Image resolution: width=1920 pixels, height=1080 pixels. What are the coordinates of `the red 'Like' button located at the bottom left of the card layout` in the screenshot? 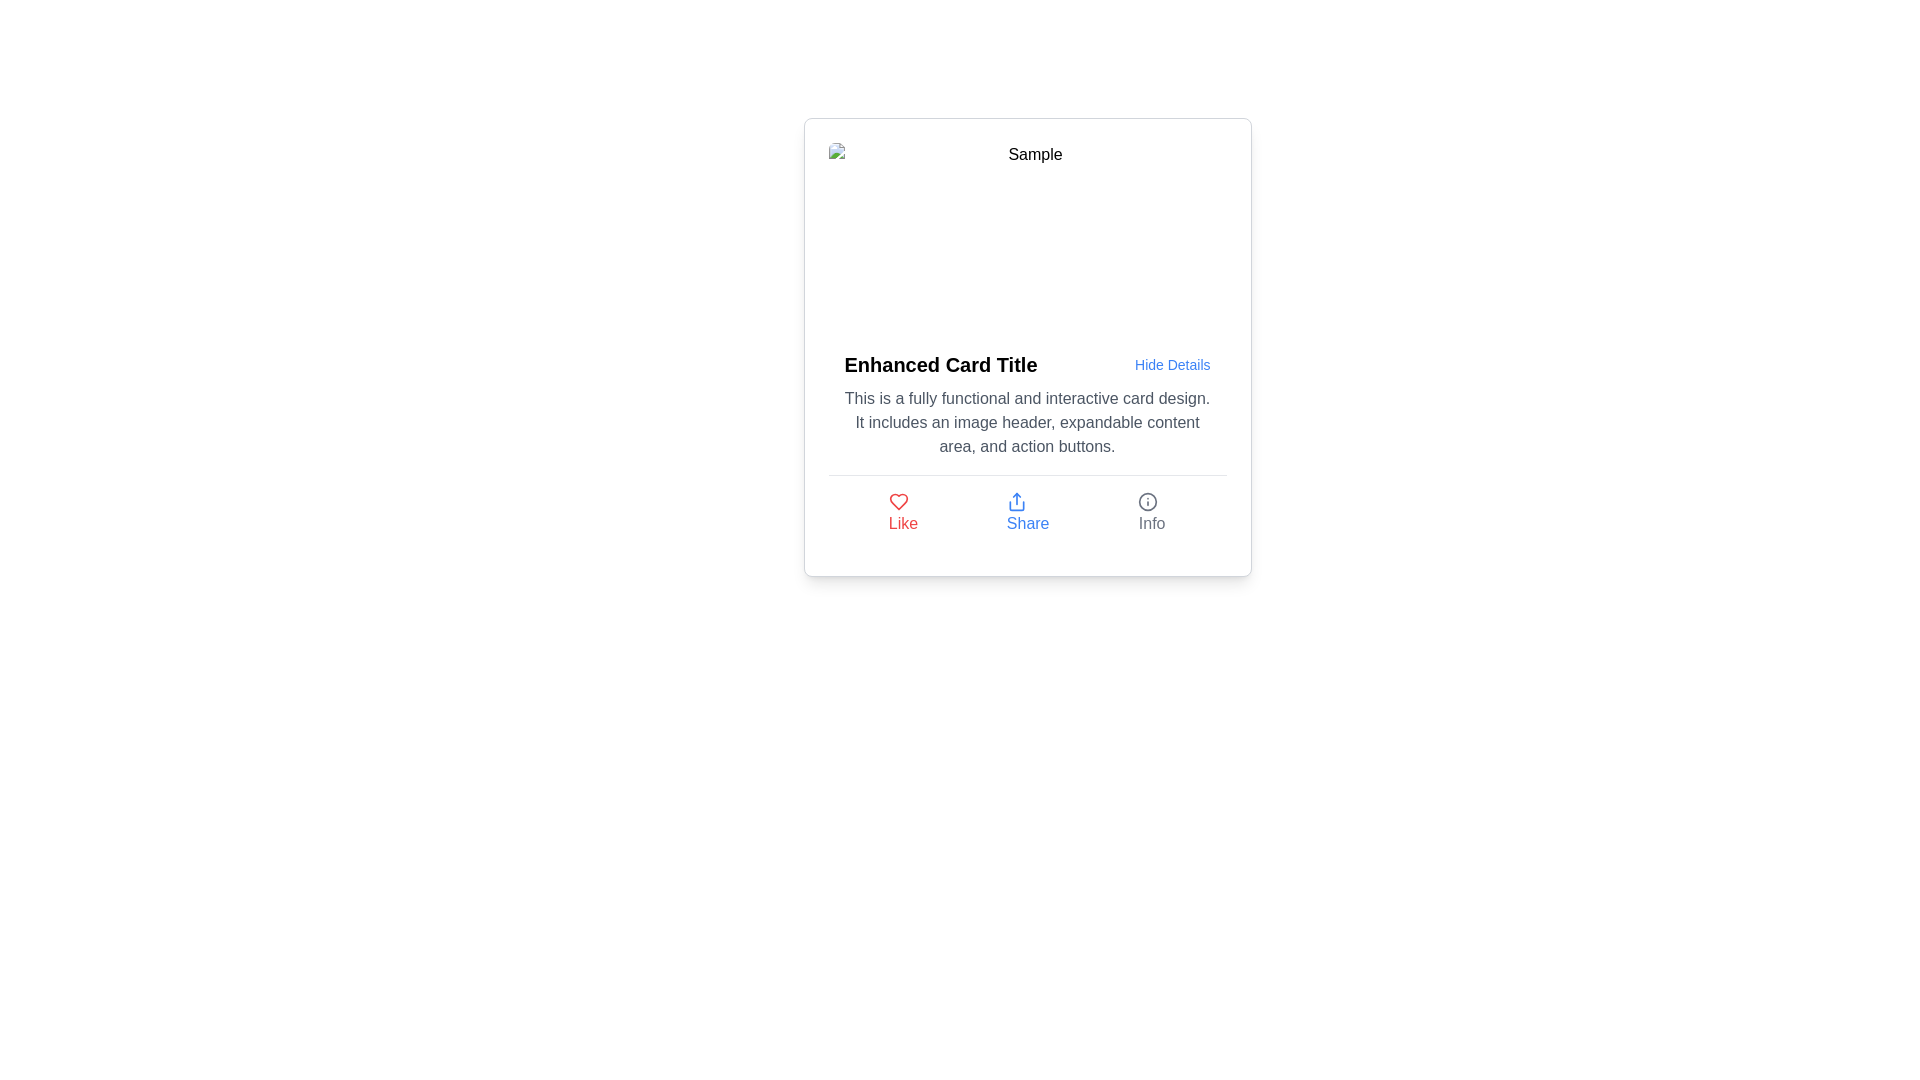 It's located at (902, 512).